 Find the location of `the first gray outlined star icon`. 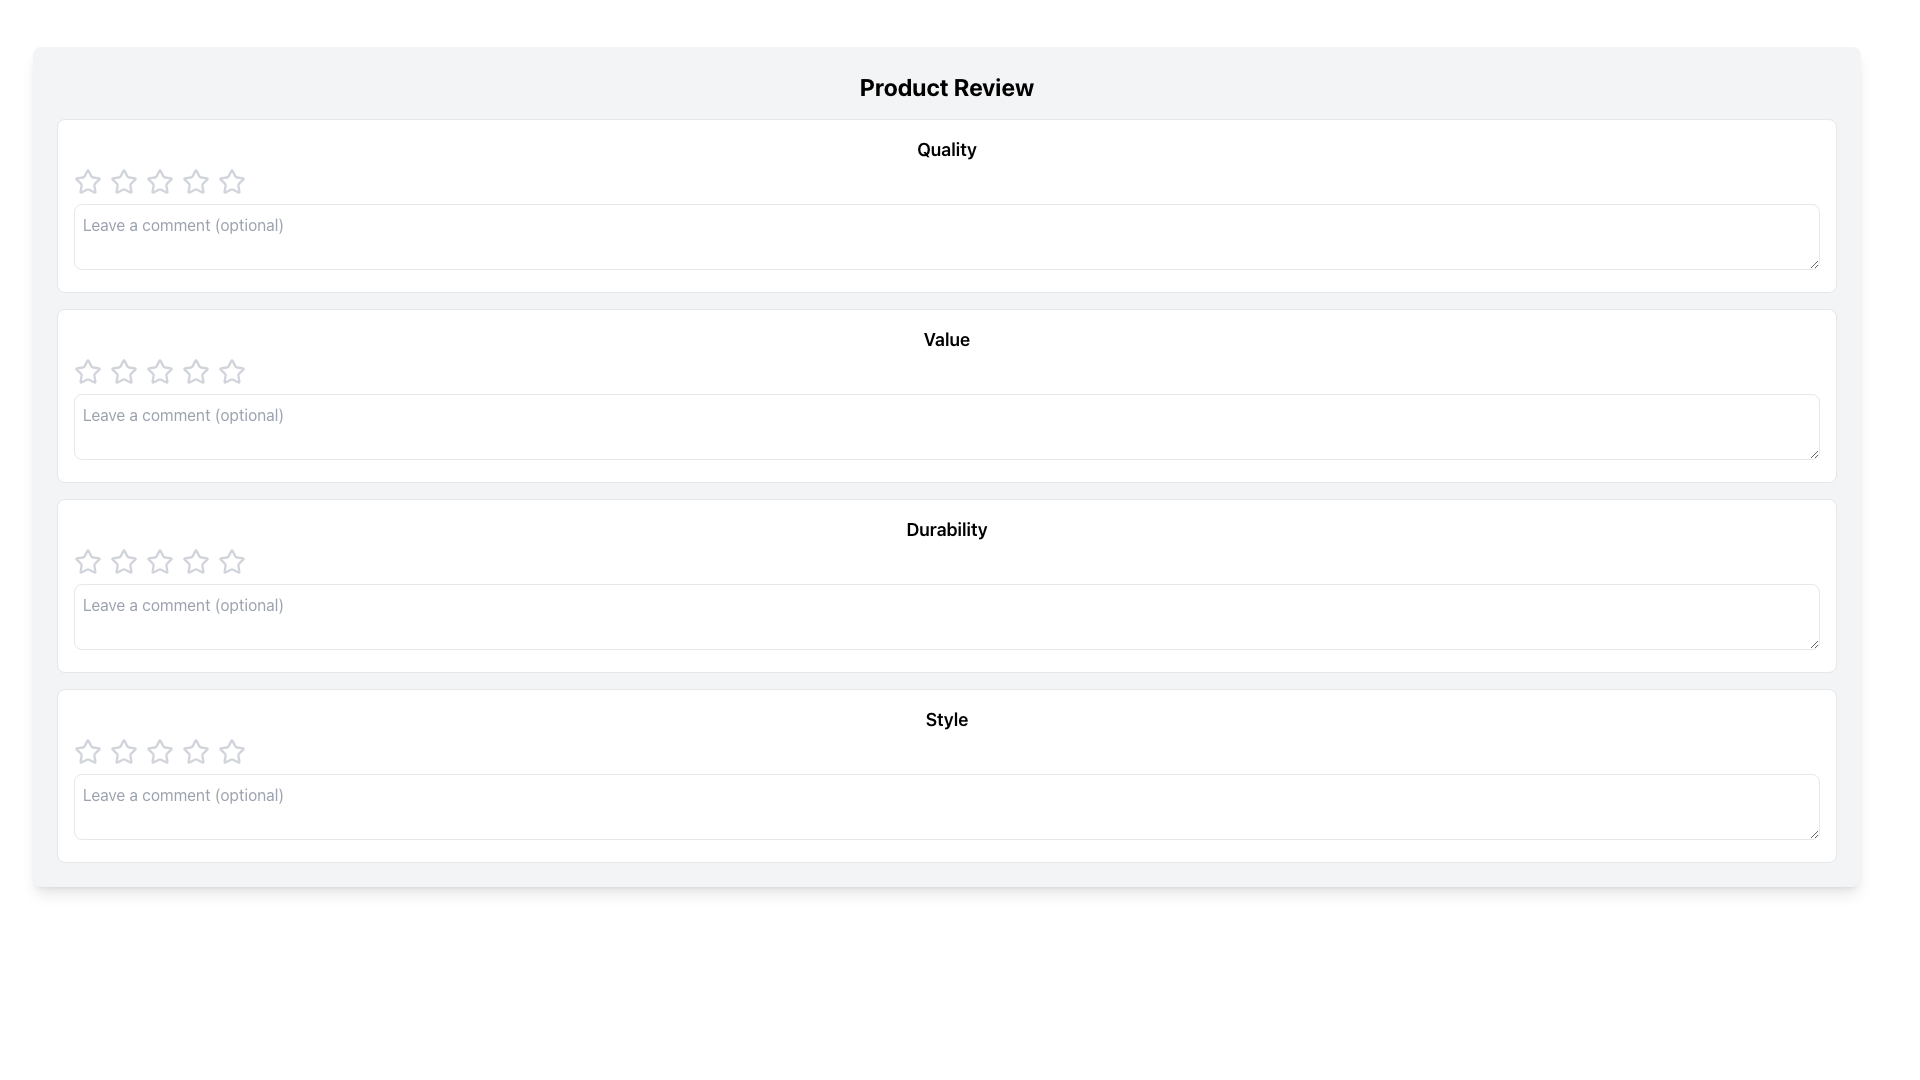

the first gray outlined star icon is located at coordinates (86, 562).